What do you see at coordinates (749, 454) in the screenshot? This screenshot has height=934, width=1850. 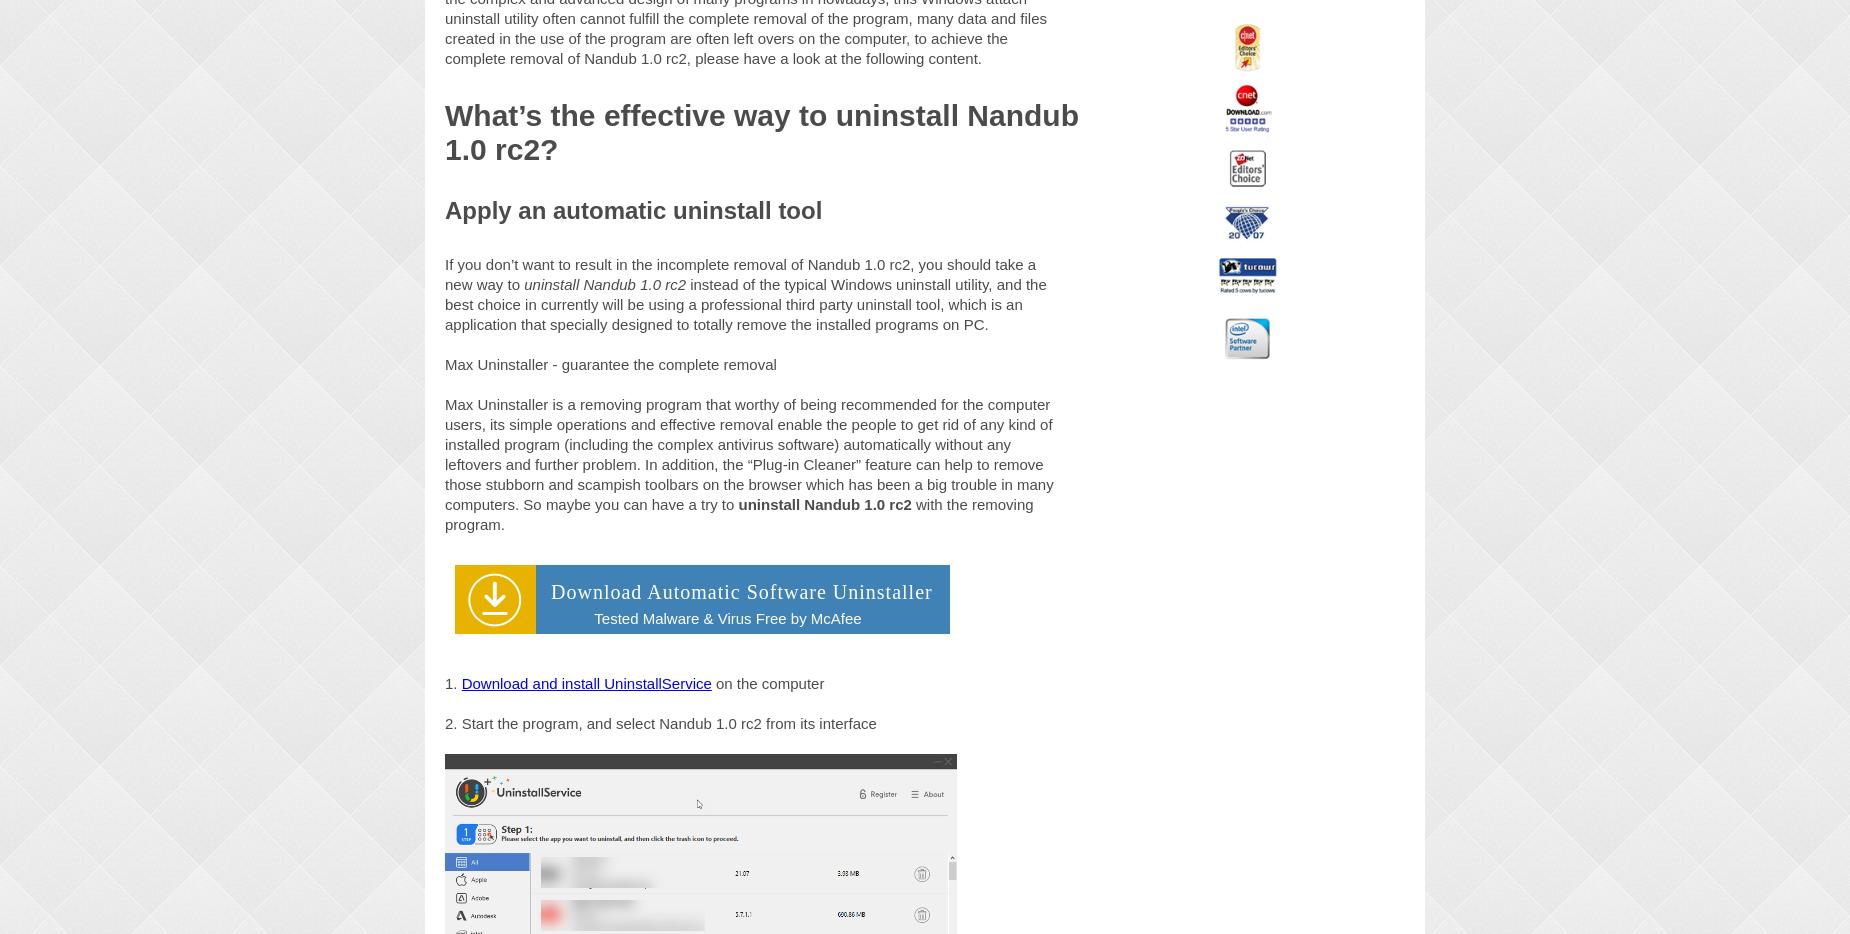 I see `'Max Uninstaller is a removing program that worthy of being recommended for the computer users, its simple operations and effective removal enable the people to get rid 
					of any kind of installed program (including the complex antivirus software) automatically without any leftovers
					 and further problem. In addition, the “Plug-in Cleaner” feature can help to remove those stubborn and scampish toolbars
				  on the browser which has been a big trouble in many computers. So maybe you can have a try to'` at bounding box center [749, 454].